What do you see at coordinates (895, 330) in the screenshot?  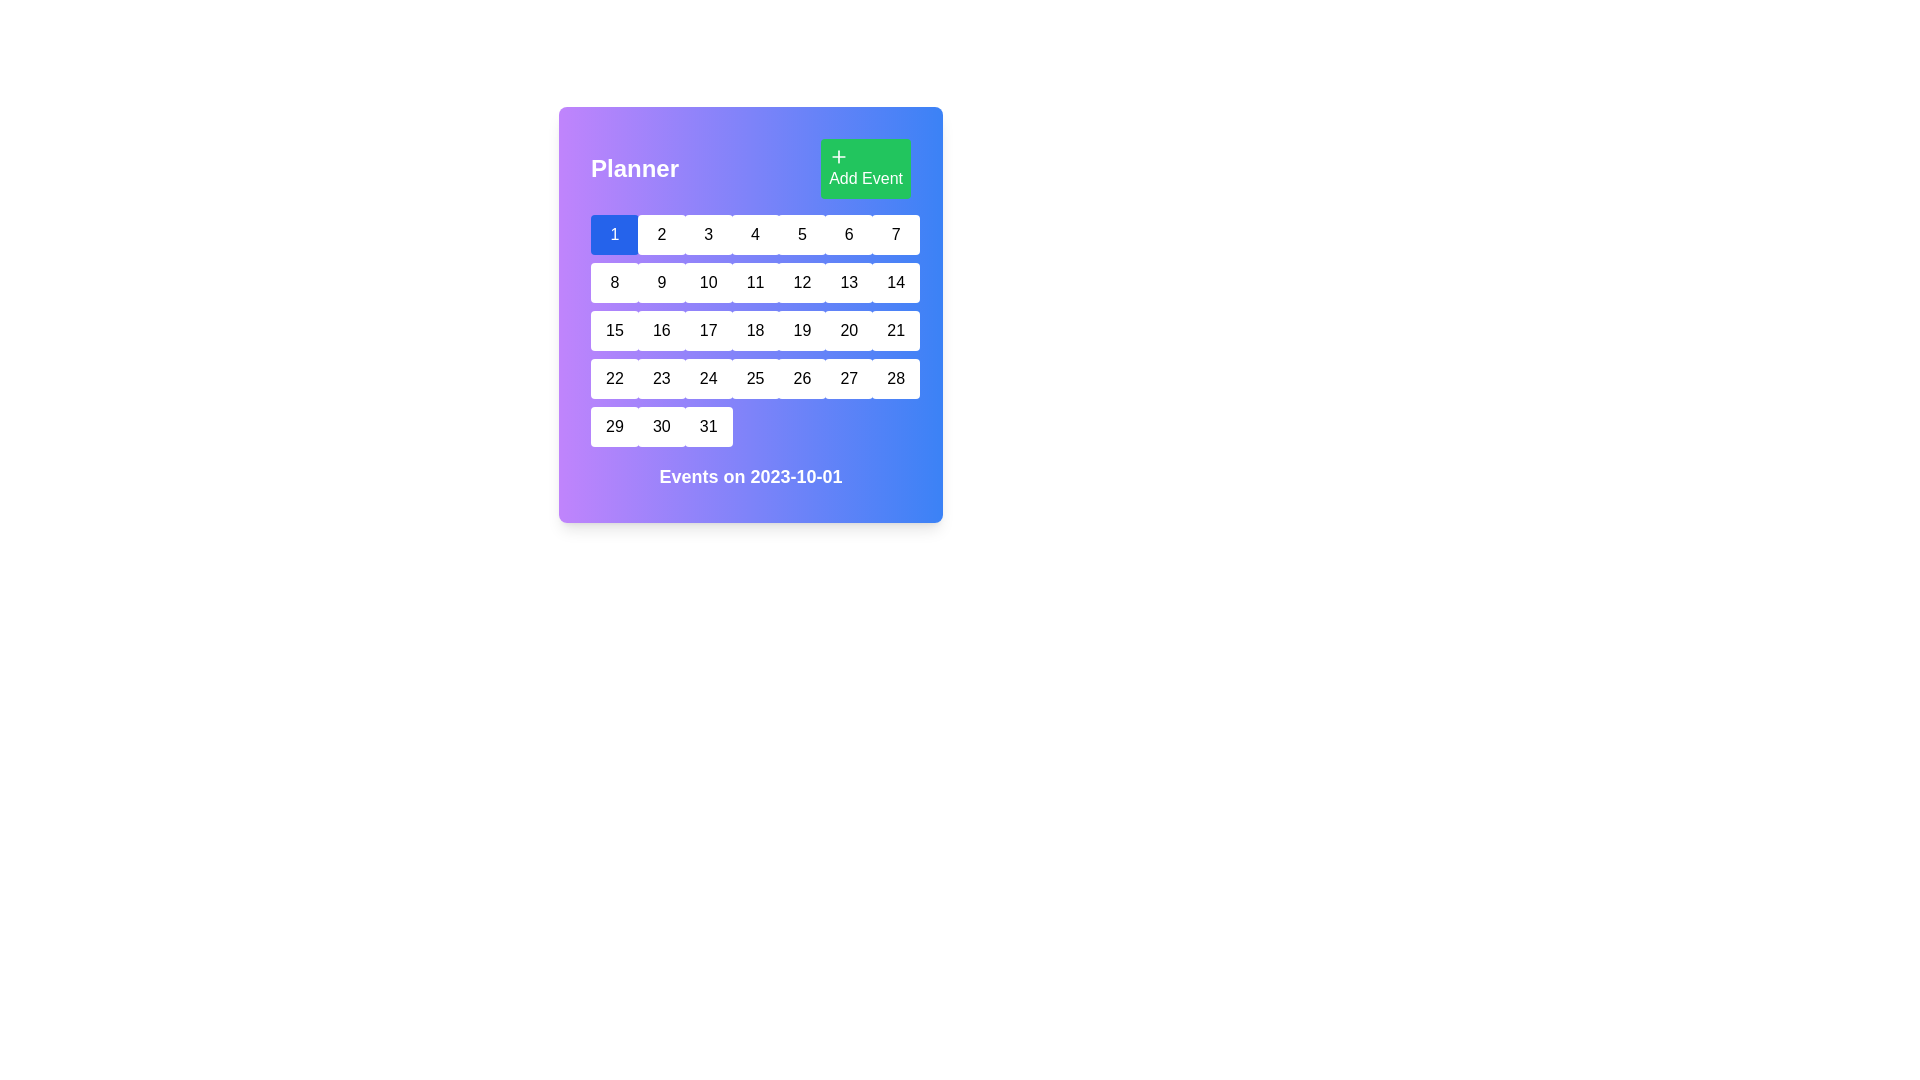 I see `the selectable day button representing the 21st of the month in the calendar` at bounding box center [895, 330].